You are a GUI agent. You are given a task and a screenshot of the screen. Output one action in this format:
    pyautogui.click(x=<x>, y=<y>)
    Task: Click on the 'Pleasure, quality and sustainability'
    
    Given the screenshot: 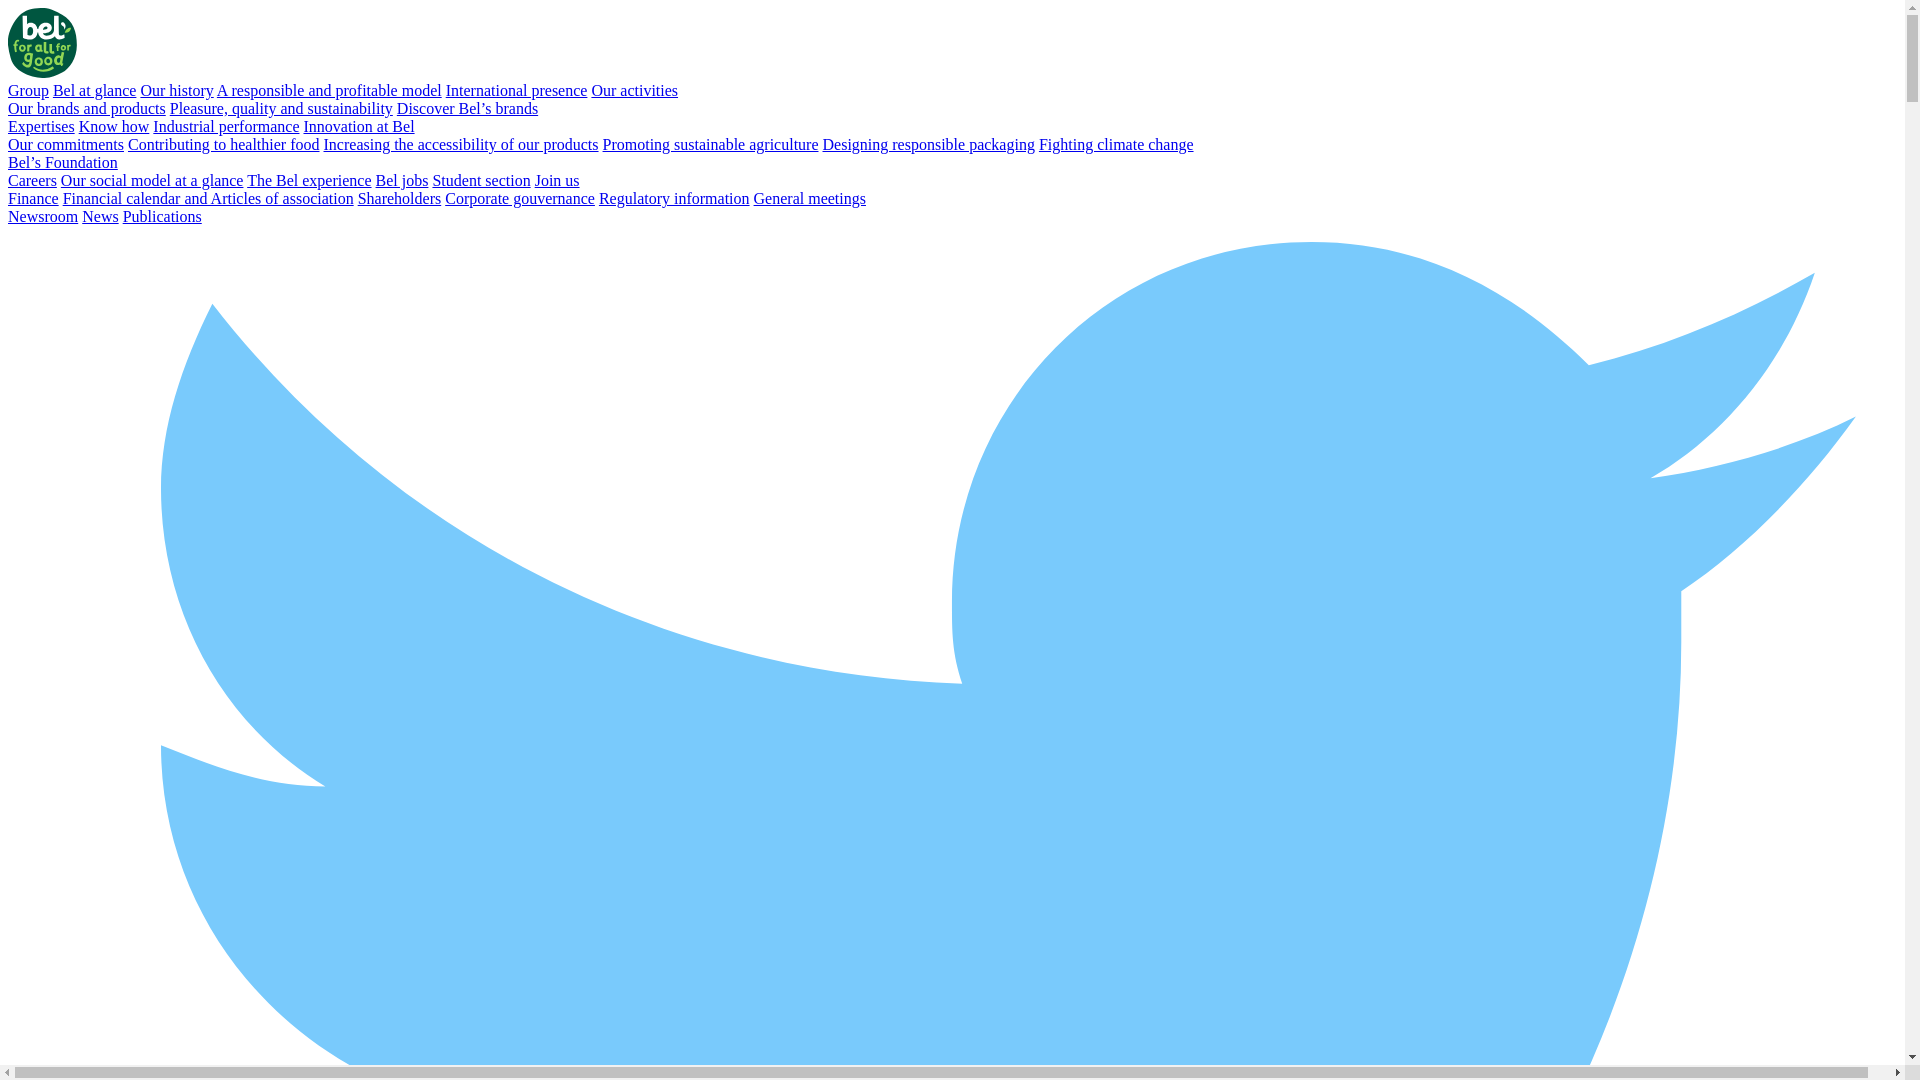 What is the action you would take?
    pyautogui.click(x=280, y=108)
    